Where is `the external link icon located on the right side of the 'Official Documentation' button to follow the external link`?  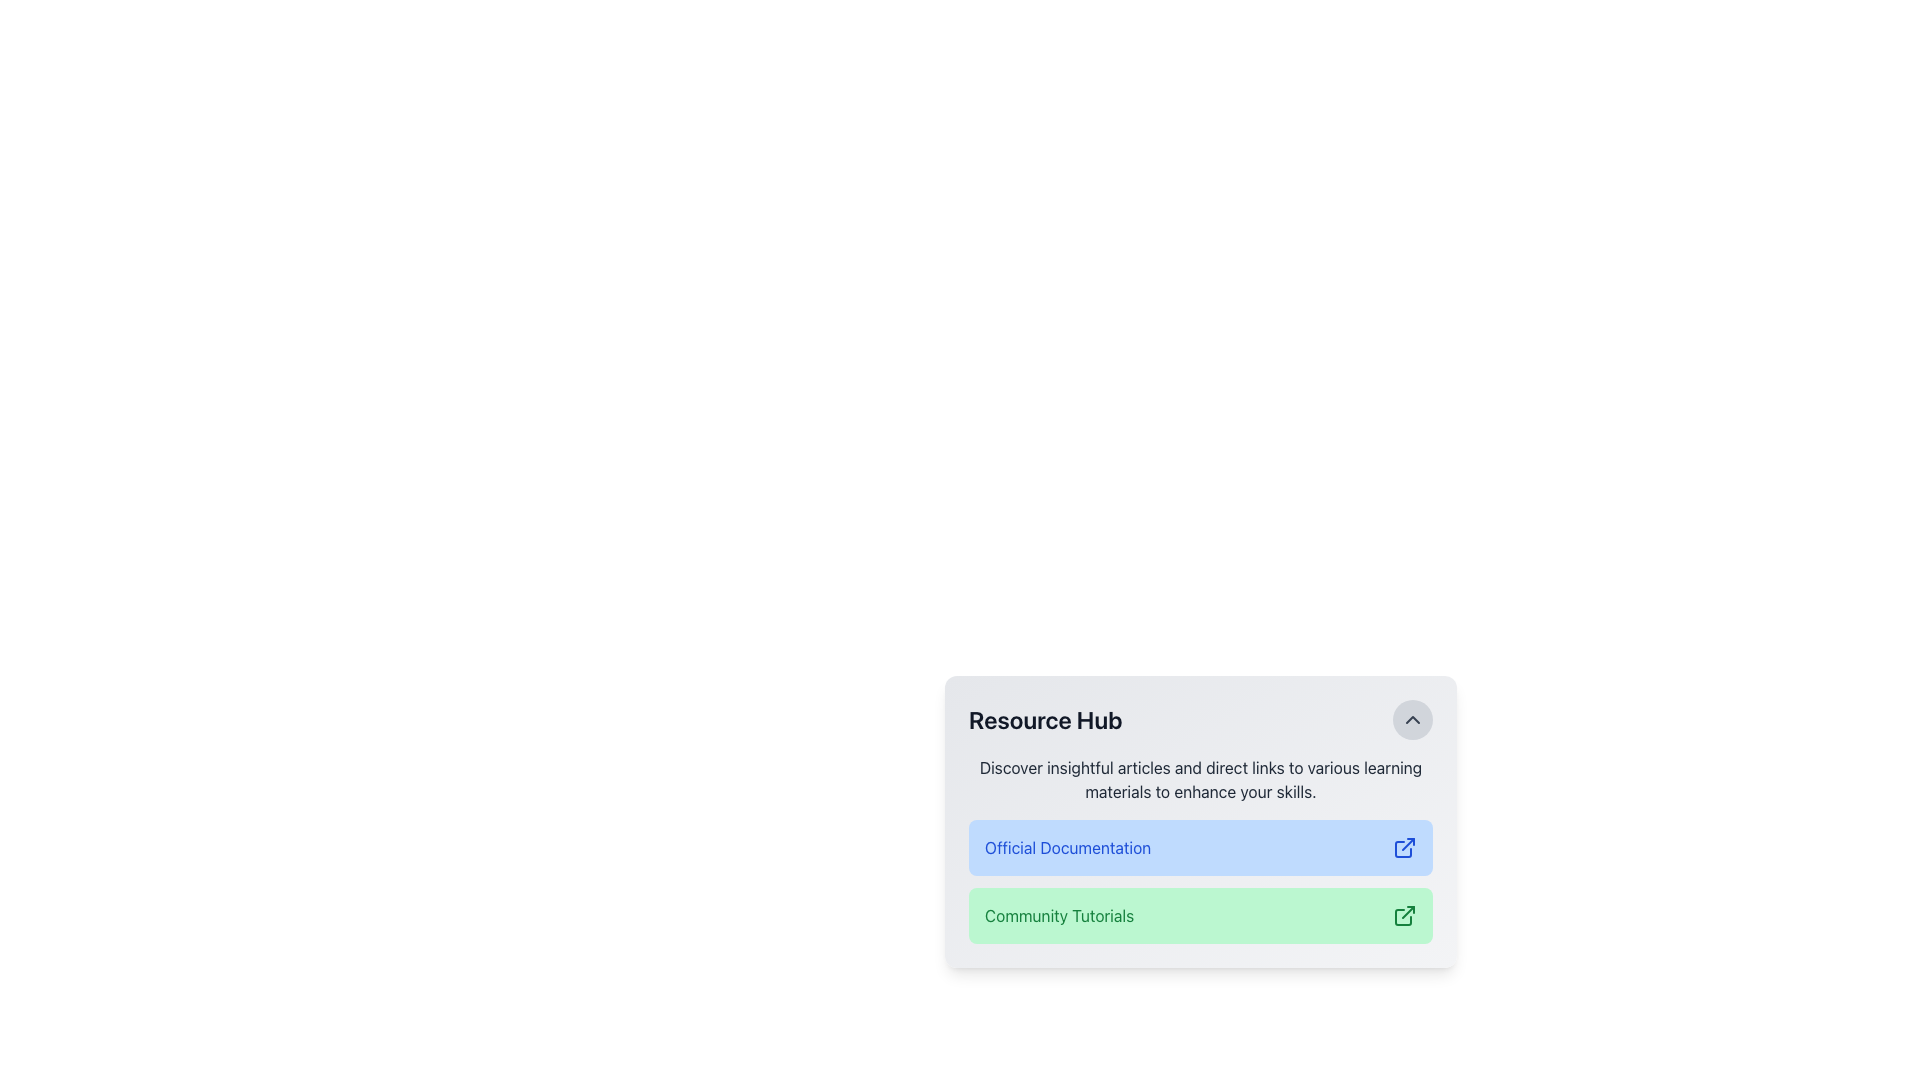
the external link icon located on the right side of the 'Official Documentation' button to follow the external link is located at coordinates (1404, 848).